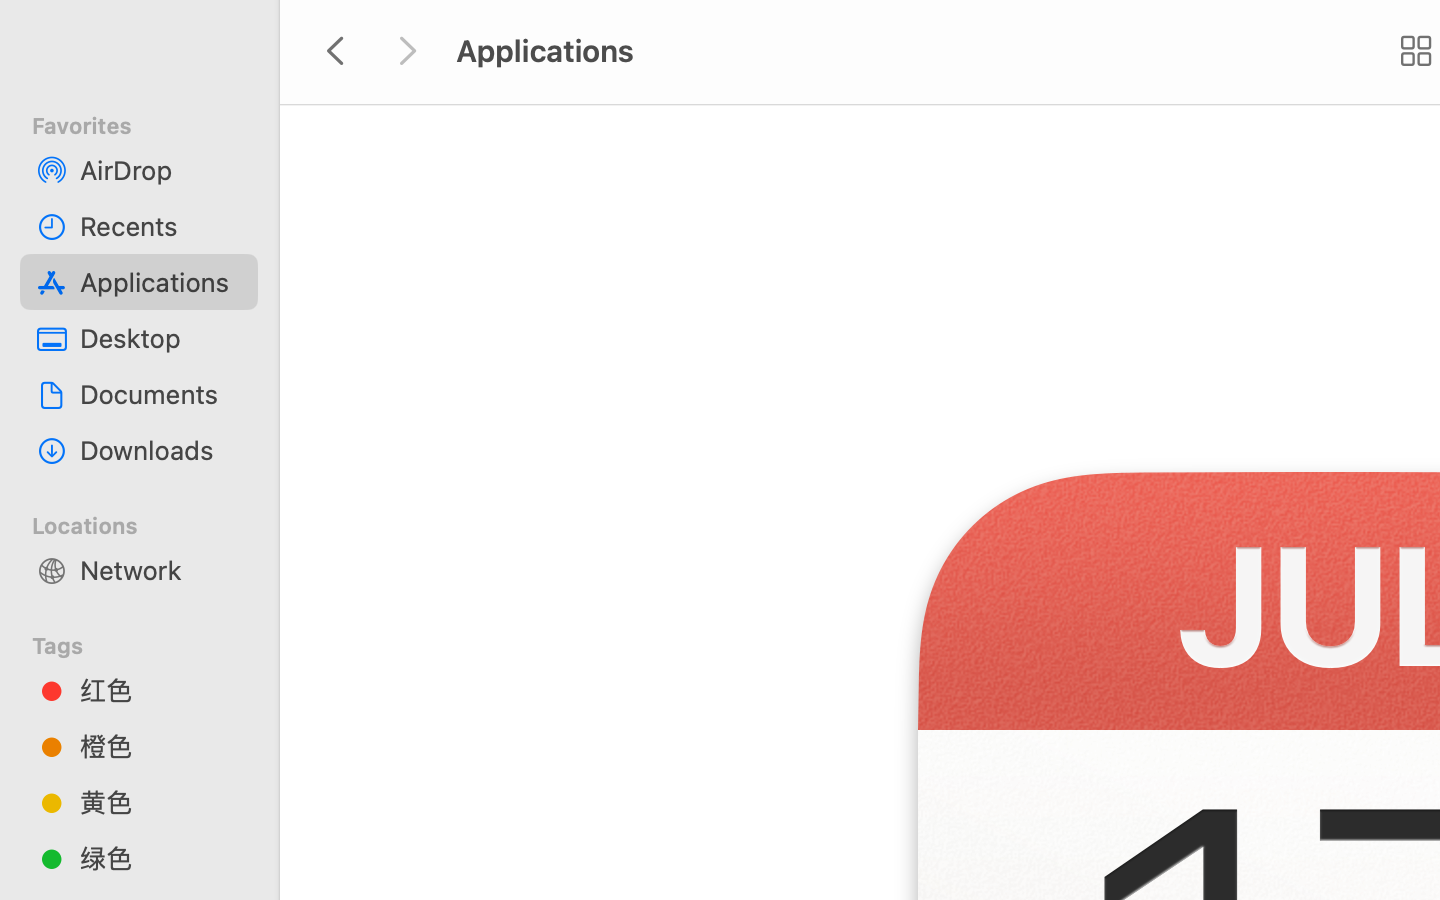  I want to click on 'Network', so click(159, 569).